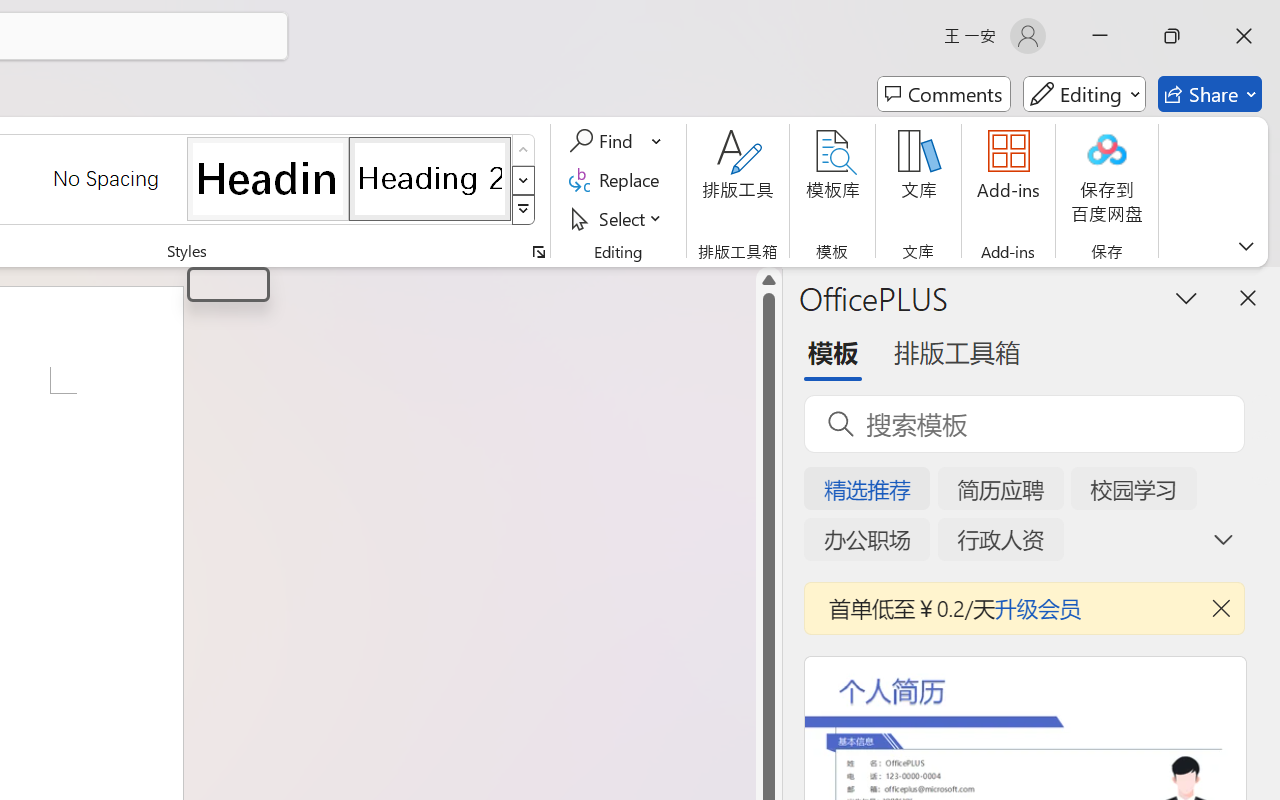 The image size is (1280, 800). Describe the element at coordinates (1187, 297) in the screenshot. I see `'Task Pane Options'` at that location.